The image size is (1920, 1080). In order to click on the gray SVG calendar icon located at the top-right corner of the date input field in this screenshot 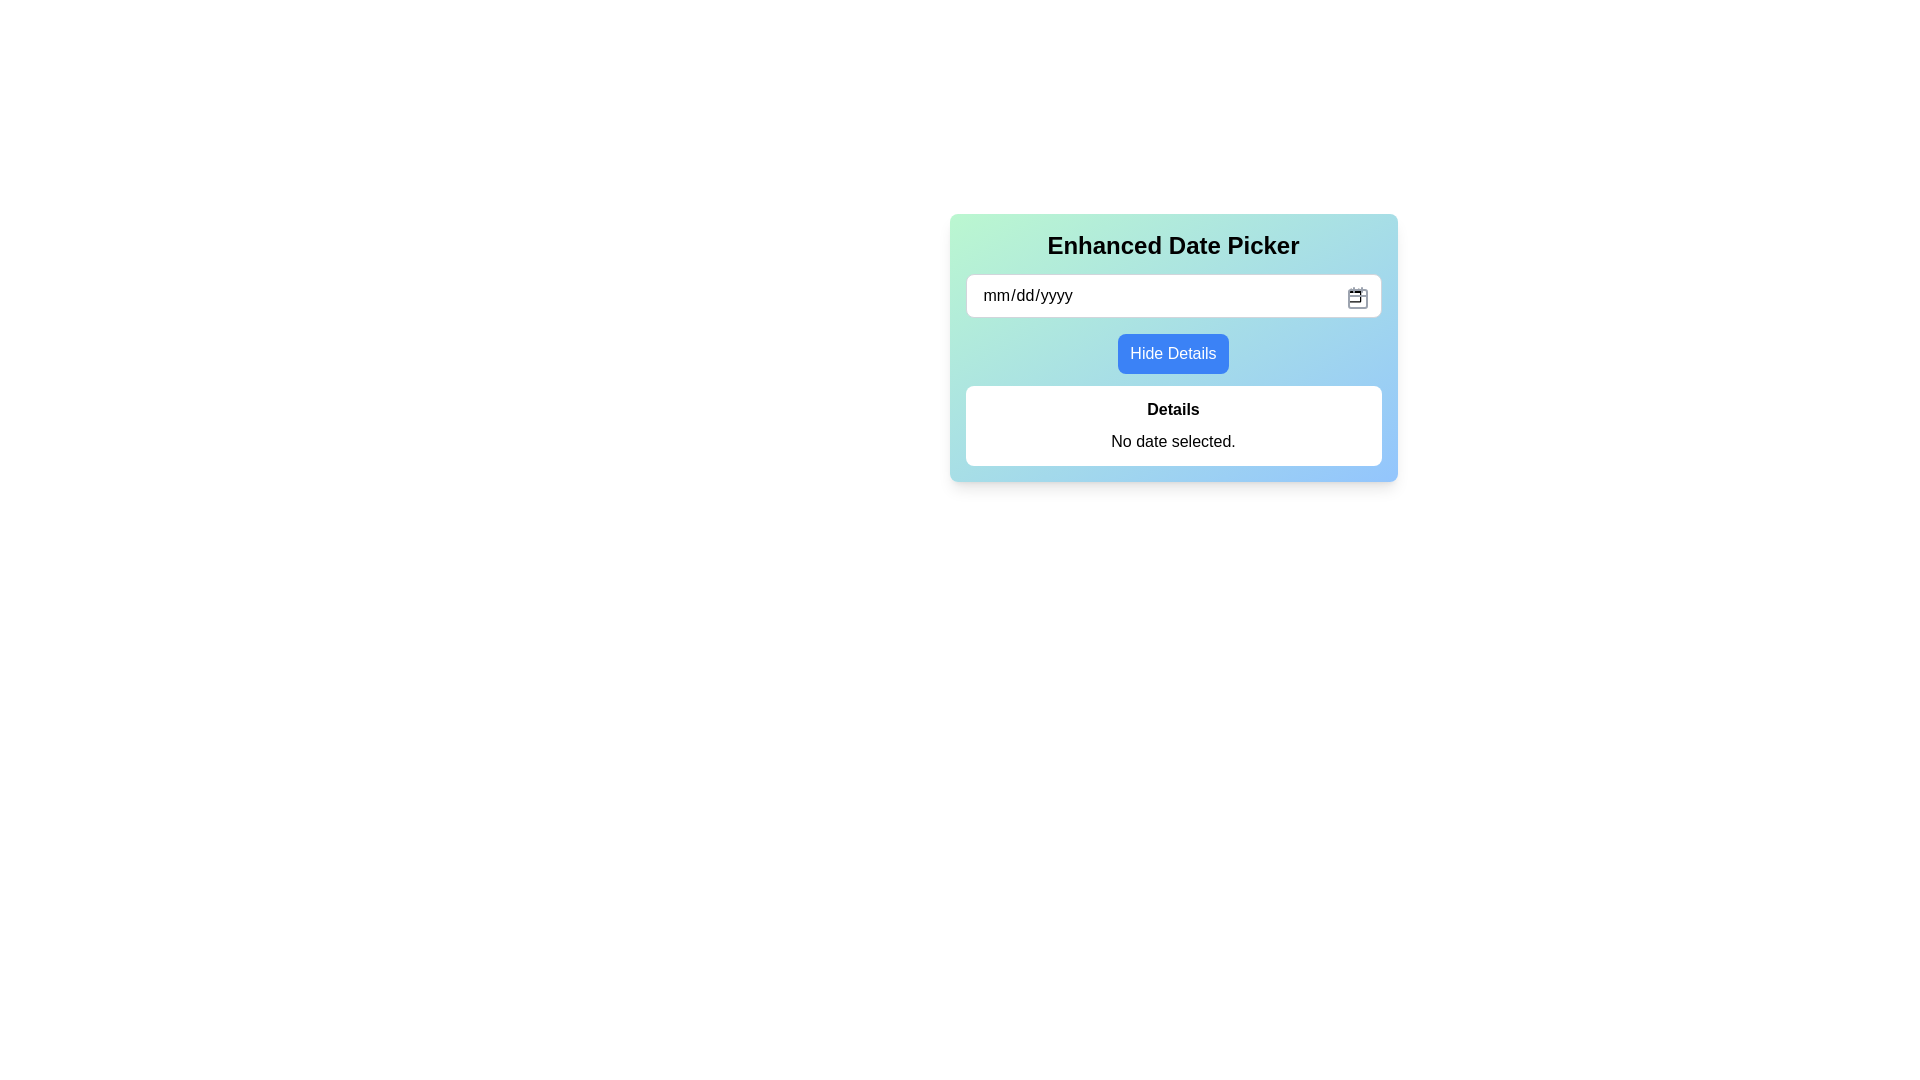, I will do `click(1357, 297)`.